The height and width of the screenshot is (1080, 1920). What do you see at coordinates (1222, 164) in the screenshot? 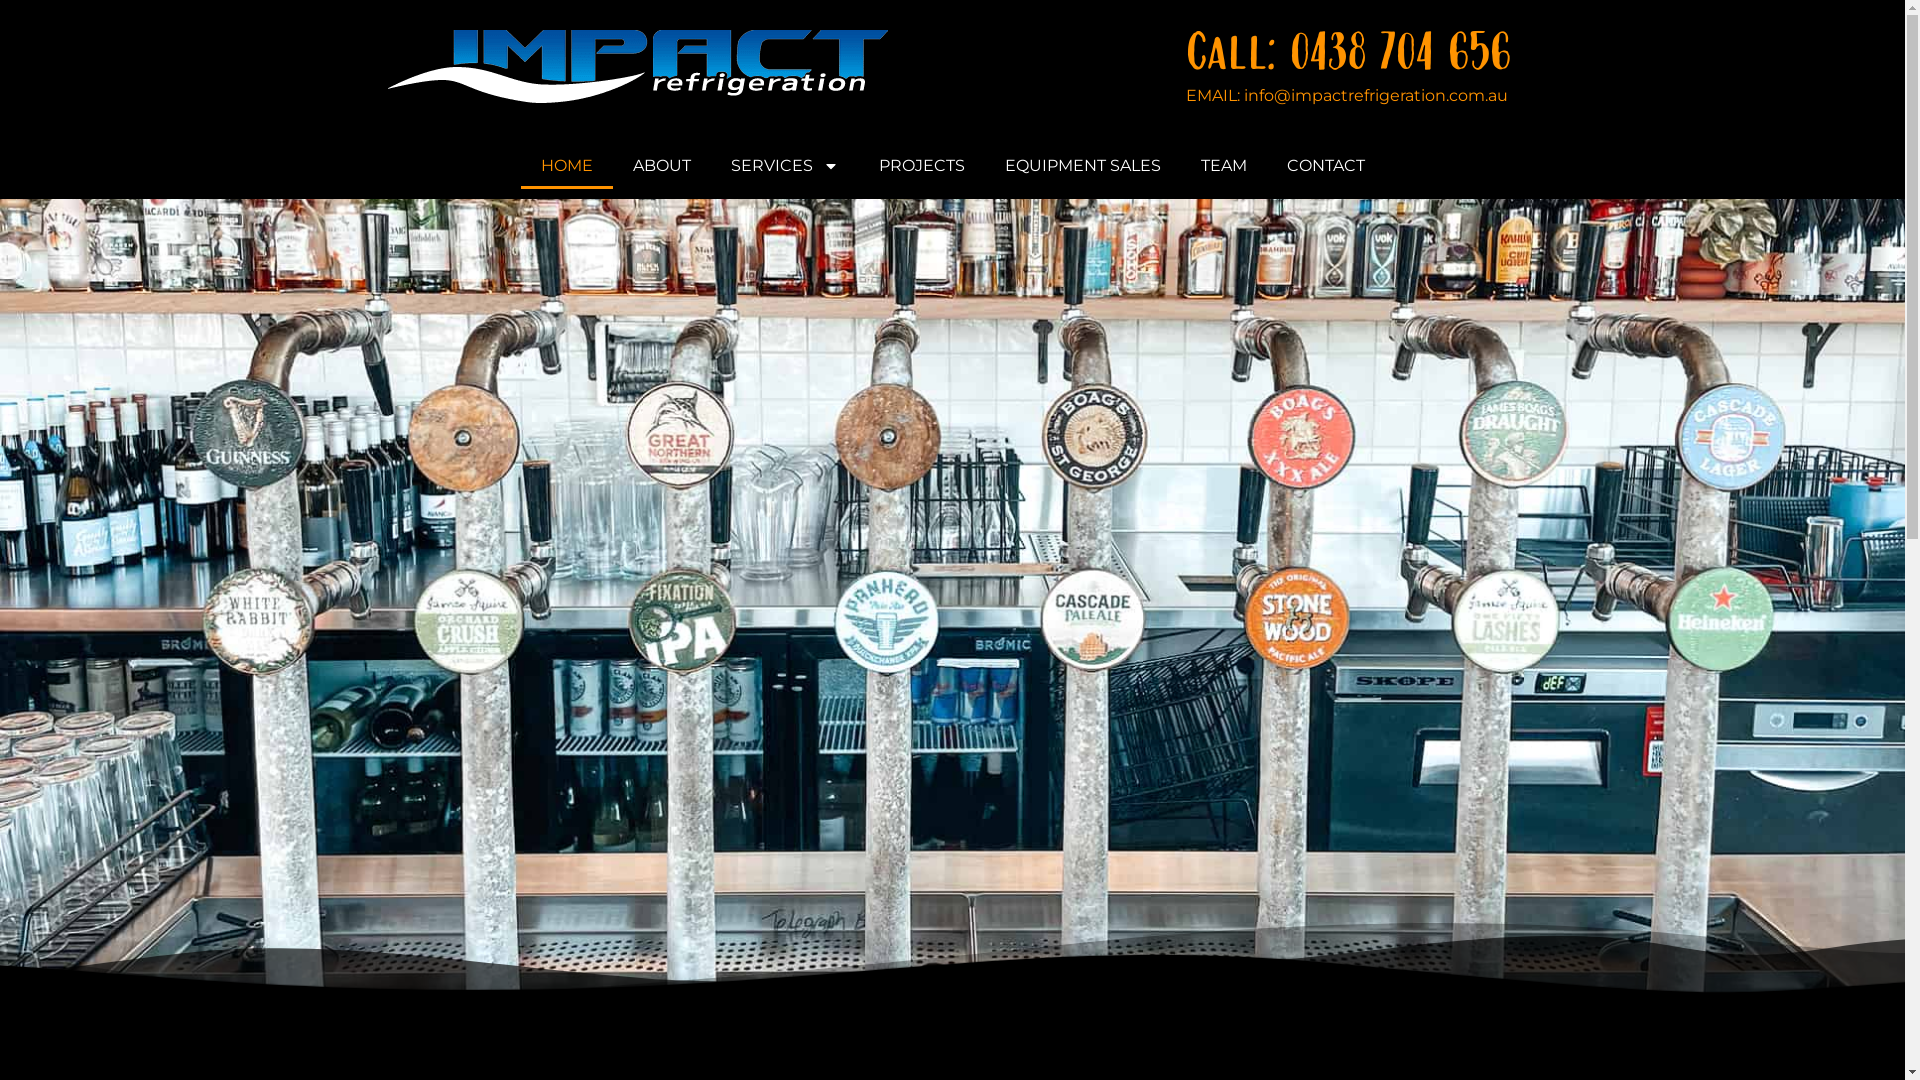
I see `'TEAM'` at bounding box center [1222, 164].